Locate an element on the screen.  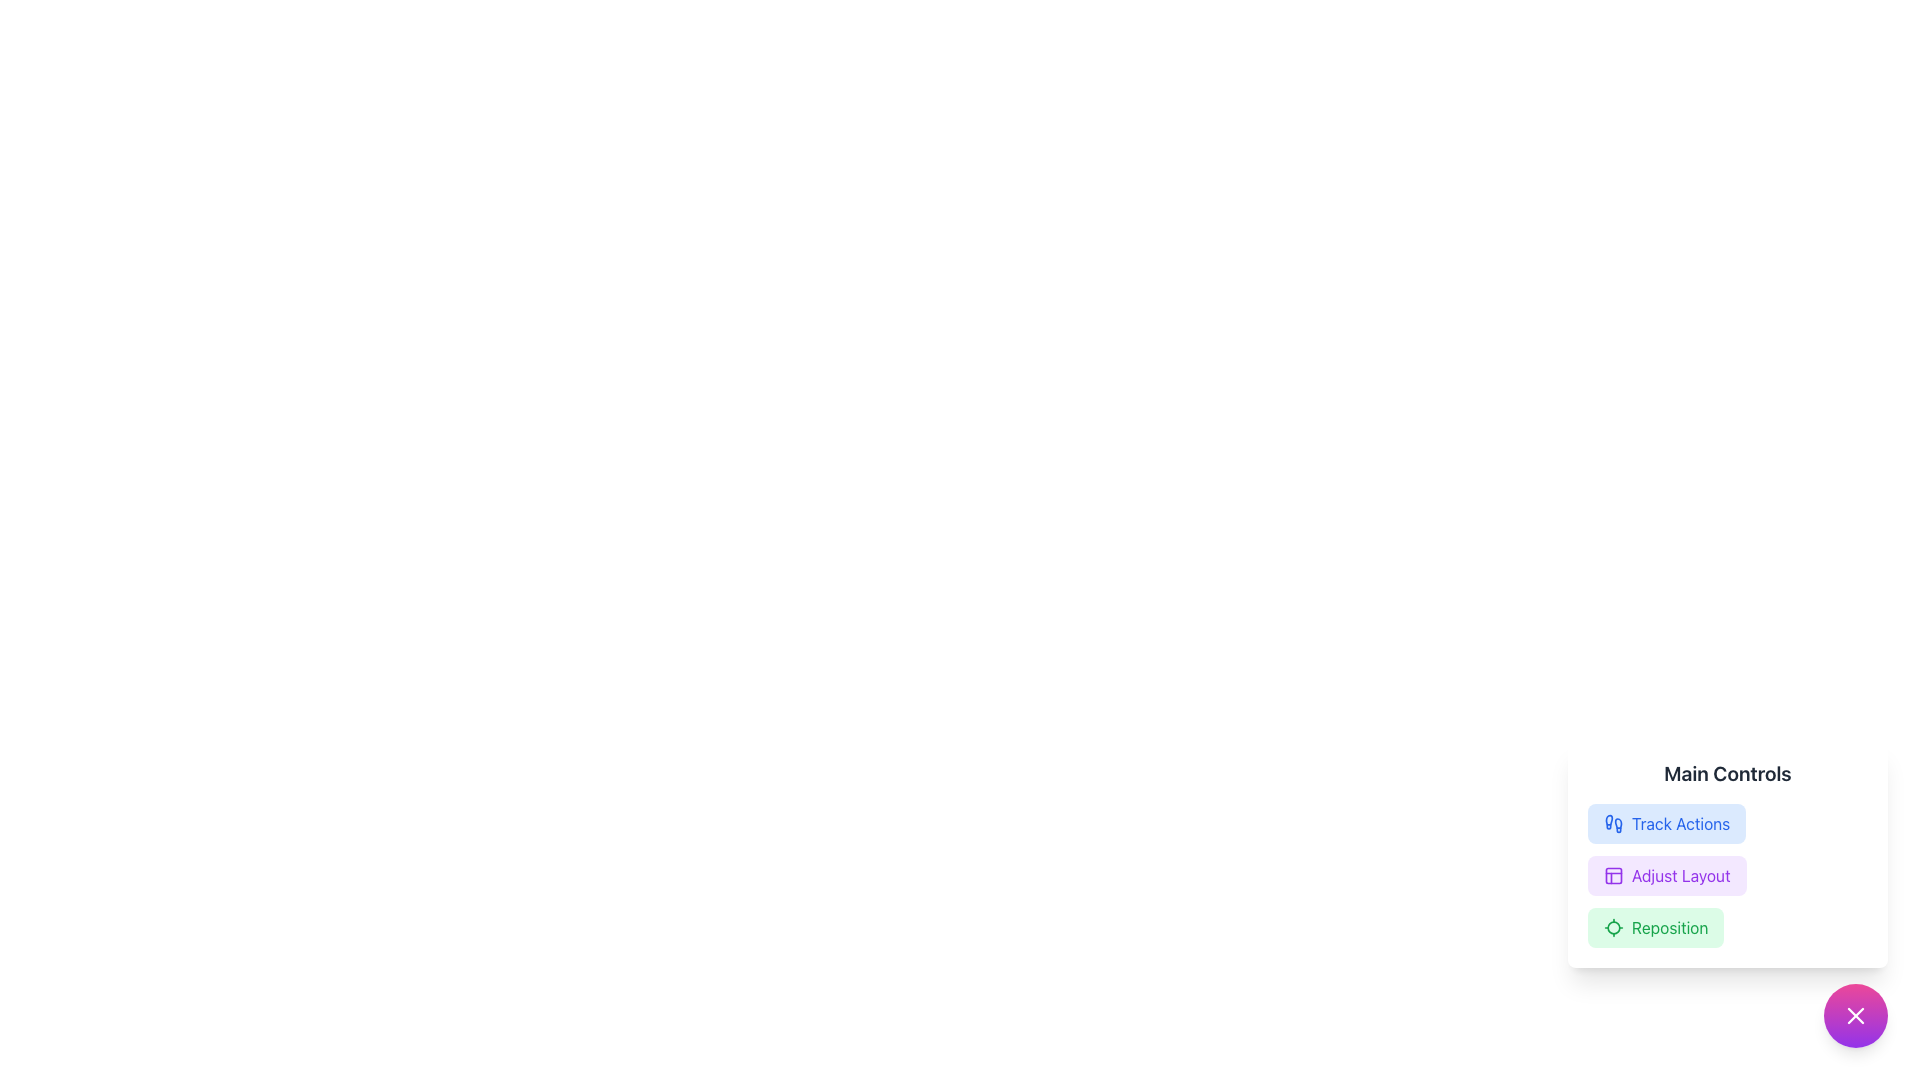
the reposition button located in the bottom right area of the interface, beneath the 'Adjust Layout' button is located at coordinates (1656, 928).